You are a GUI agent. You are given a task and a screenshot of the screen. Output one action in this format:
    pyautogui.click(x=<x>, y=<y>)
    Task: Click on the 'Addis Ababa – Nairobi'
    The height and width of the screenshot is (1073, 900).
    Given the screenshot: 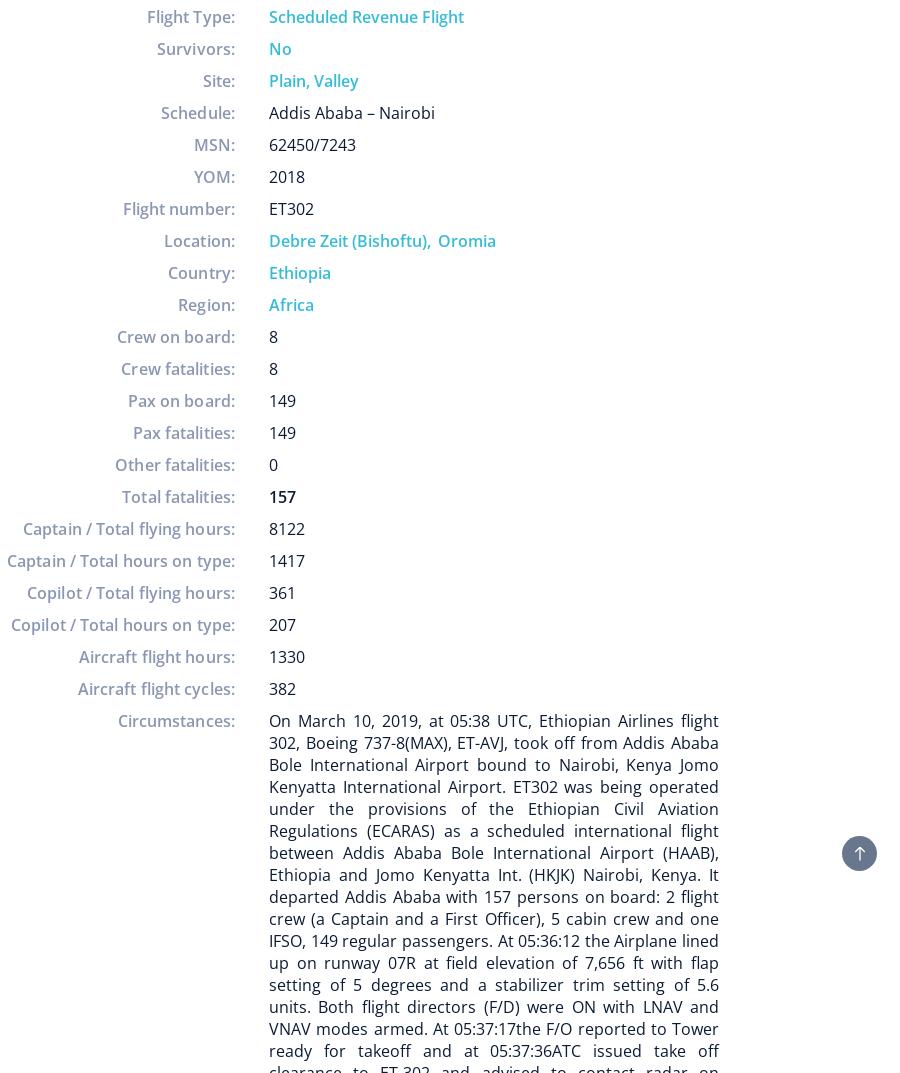 What is the action you would take?
    pyautogui.click(x=351, y=112)
    